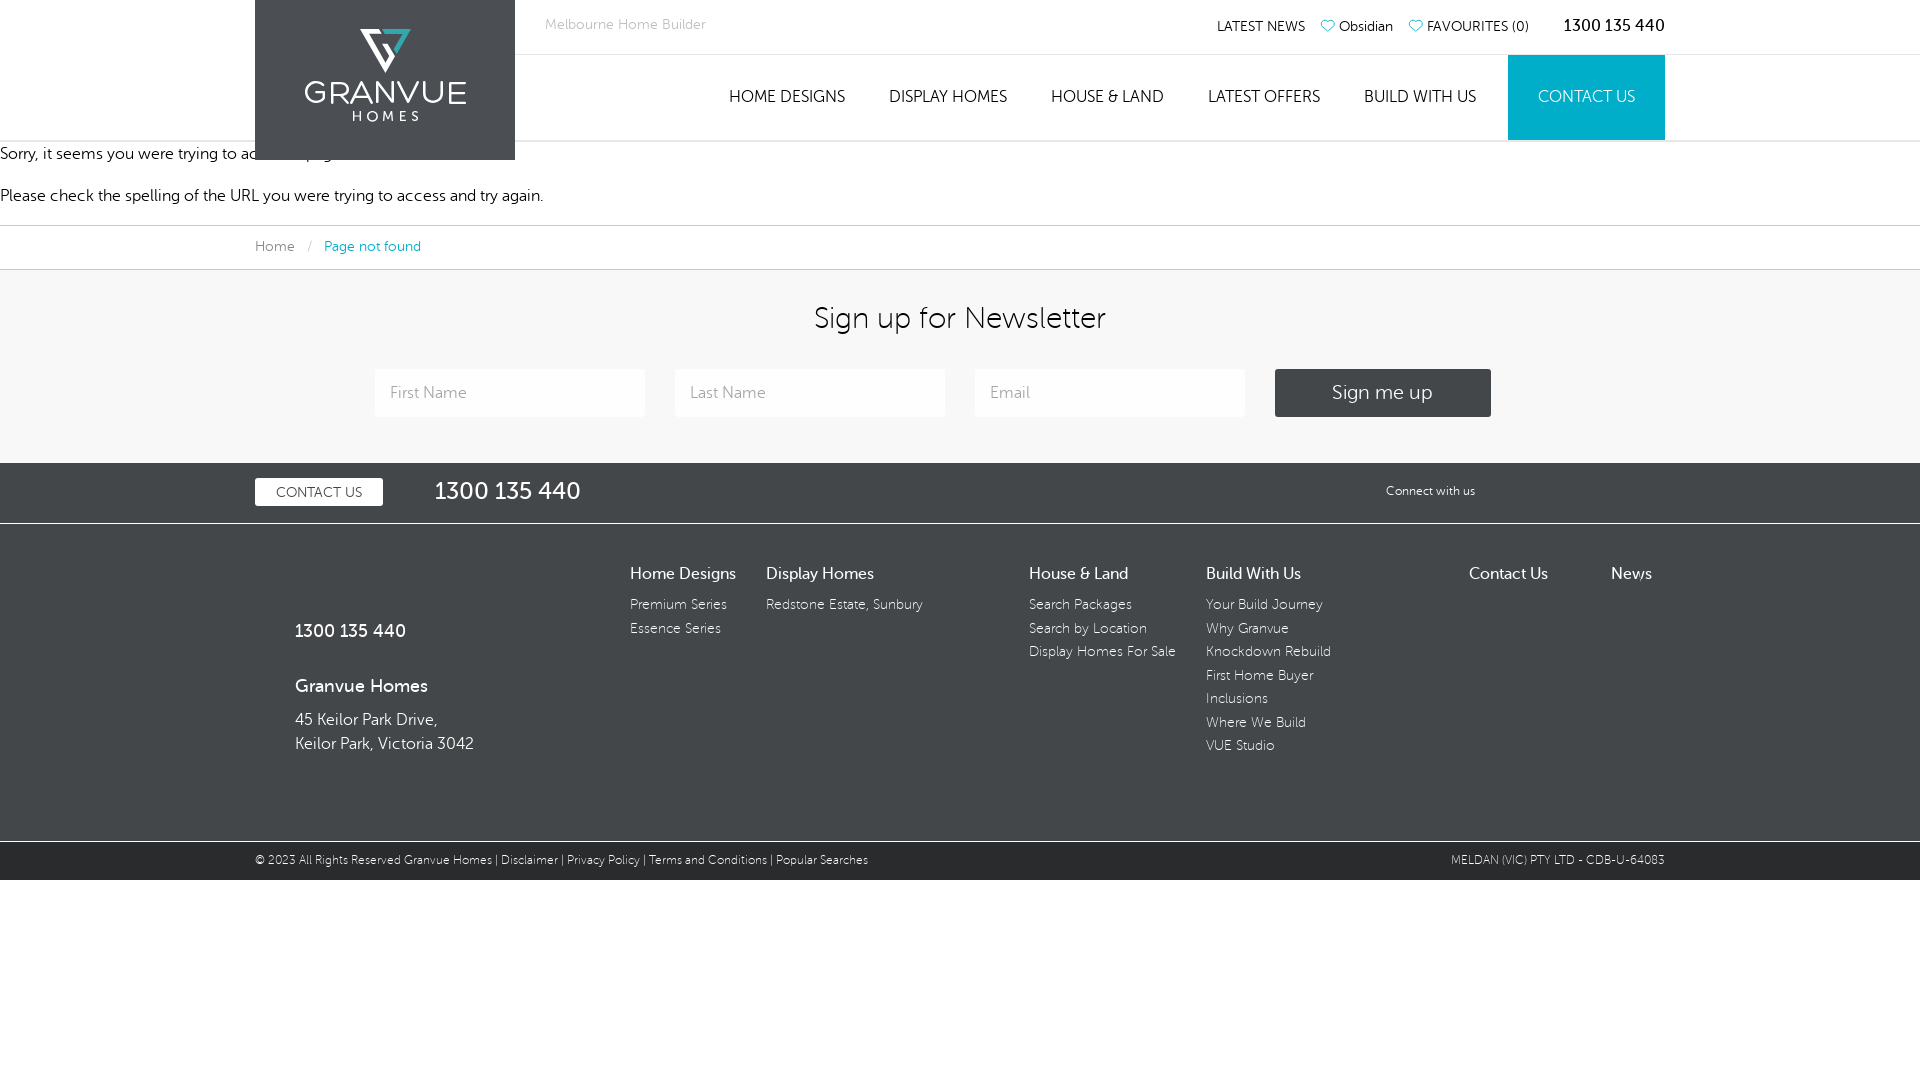  What do you see at coordinates (1258, 675) in the screenshot?
I see `'First Home Buyer'` at bounding box center [1258, 675].